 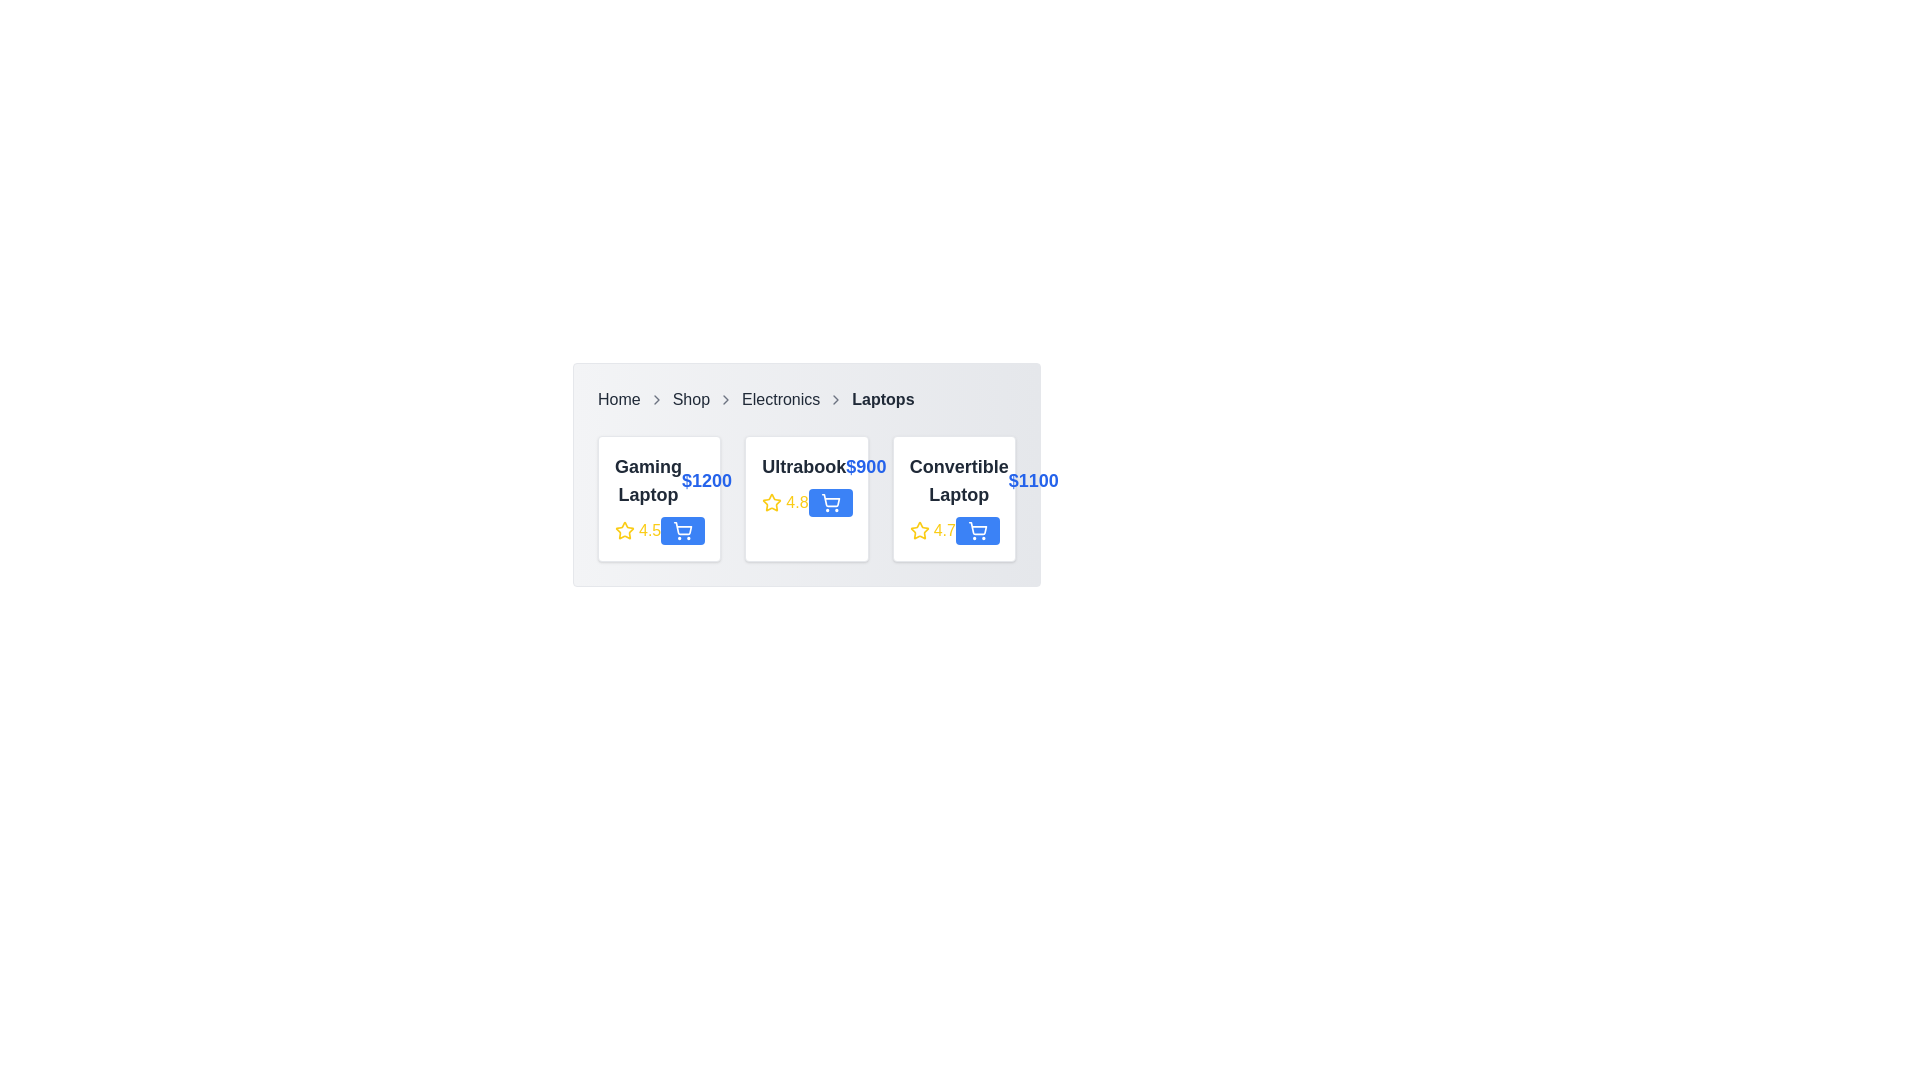 I want to click on the cart button of the second product card, which is centrally located between the 'Gaming Laptop' and 'Convertible Laptop' cards in the online shop, so click(x=806, y=497).